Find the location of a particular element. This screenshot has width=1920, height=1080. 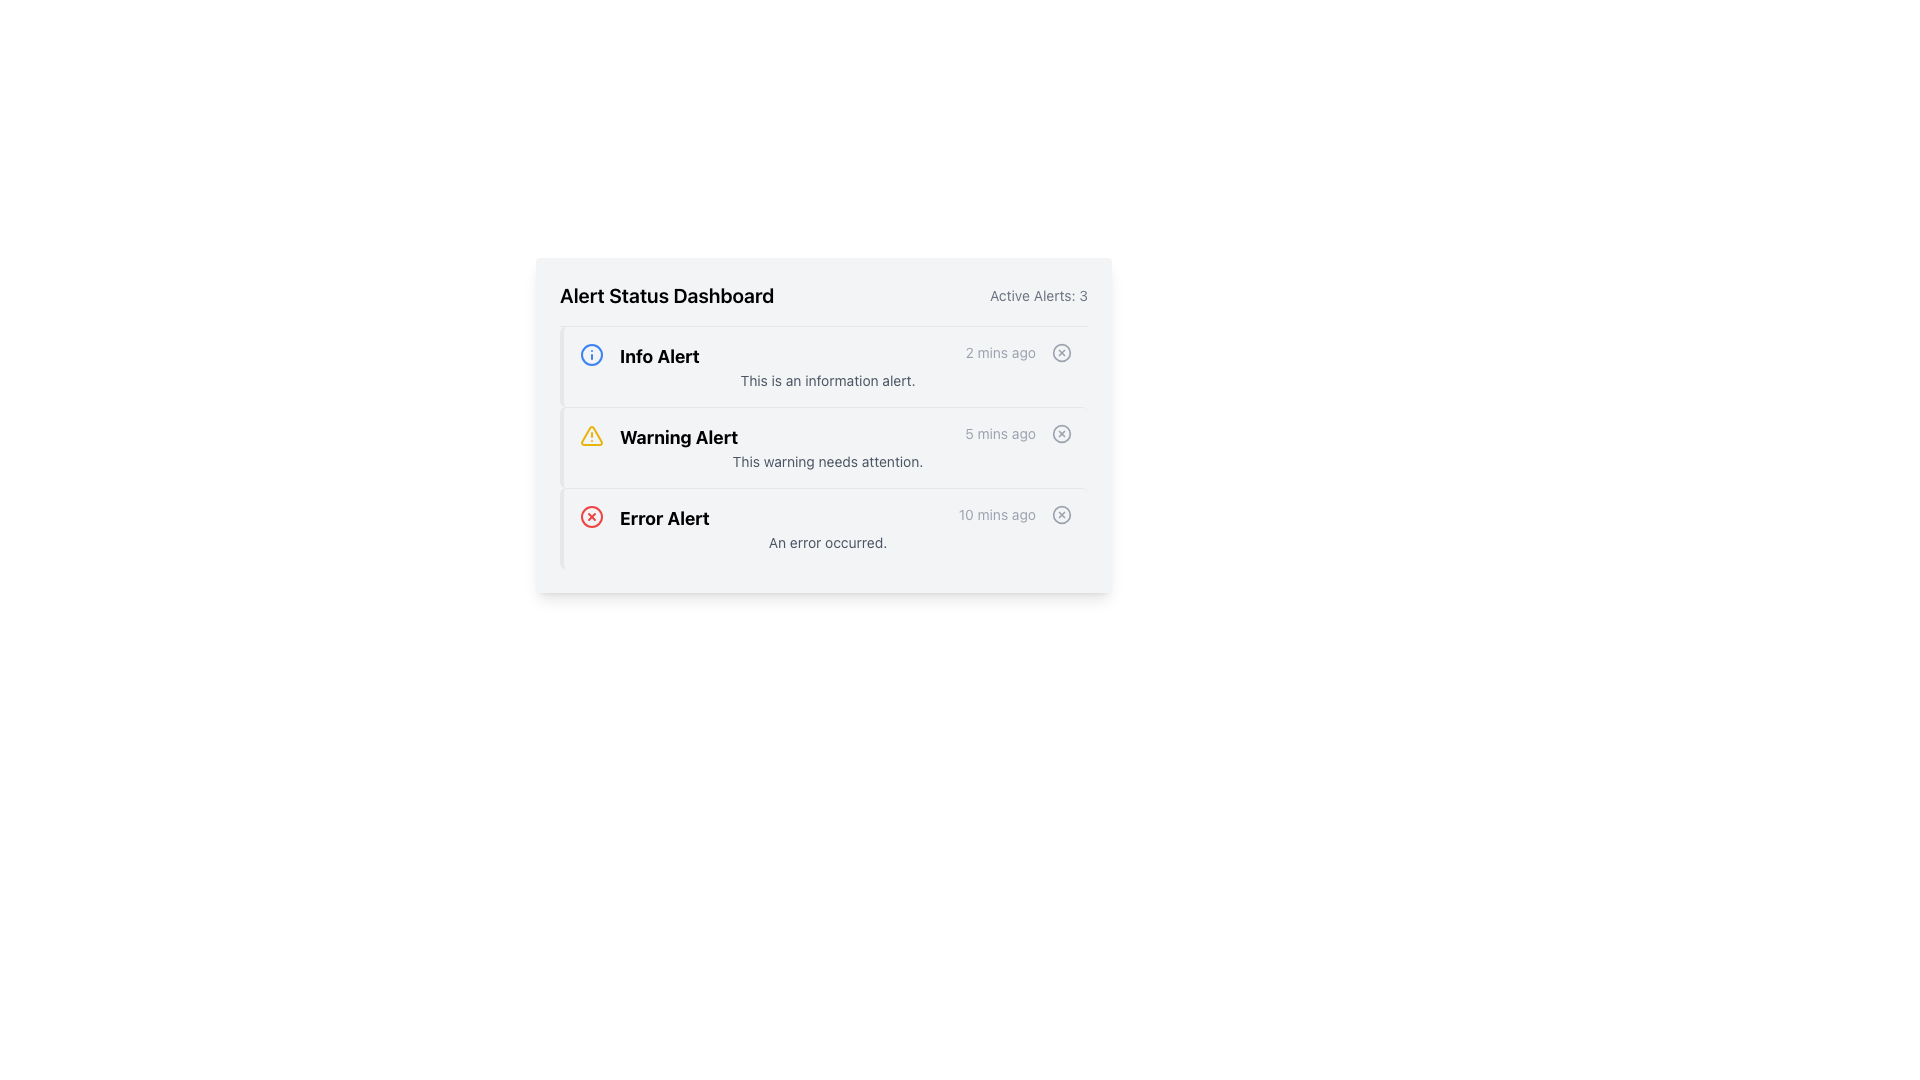

alert message from the Notification Box displaying 'Warning Alert' with a light yellow background and a warning icon is located at coordinates (824, 446).